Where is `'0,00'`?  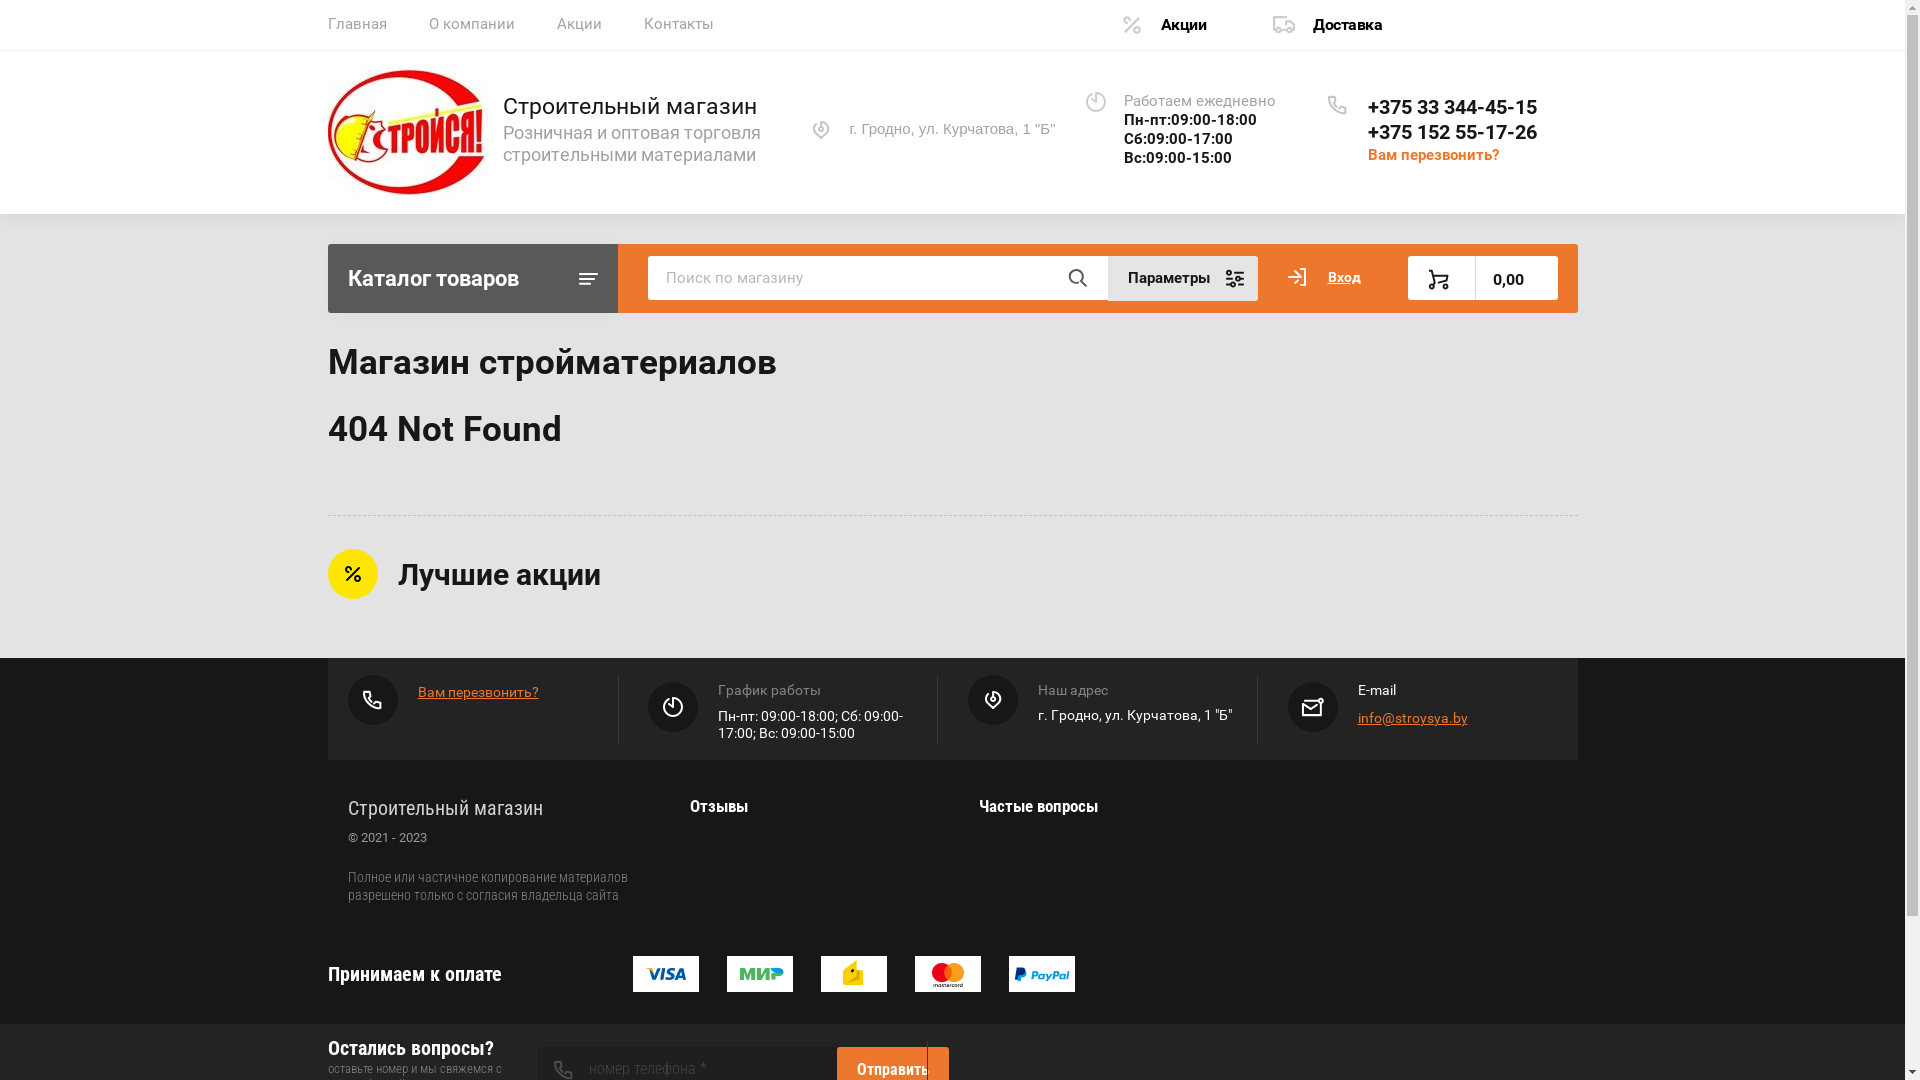
'0,00' is located at coordinates (1483, 277).